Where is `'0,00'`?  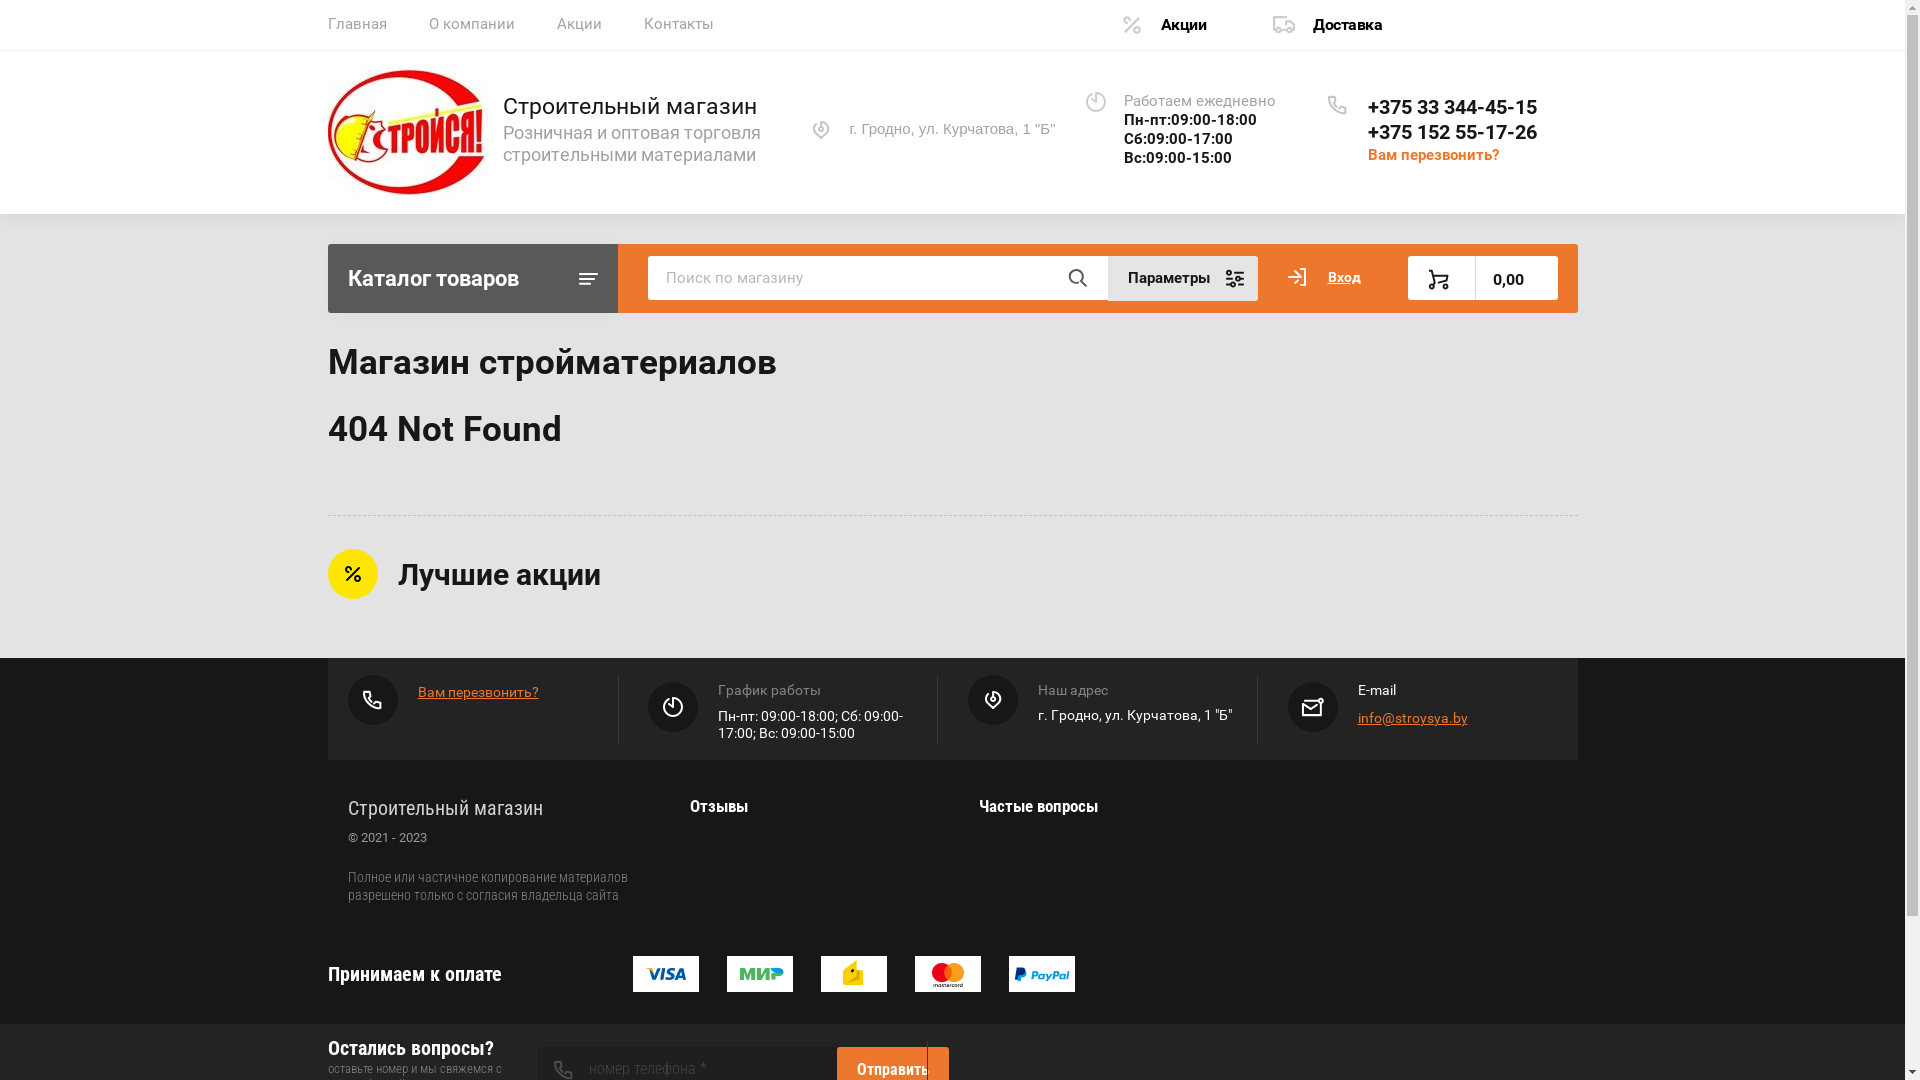
'0,00' is located at coordinates (1483, 277).